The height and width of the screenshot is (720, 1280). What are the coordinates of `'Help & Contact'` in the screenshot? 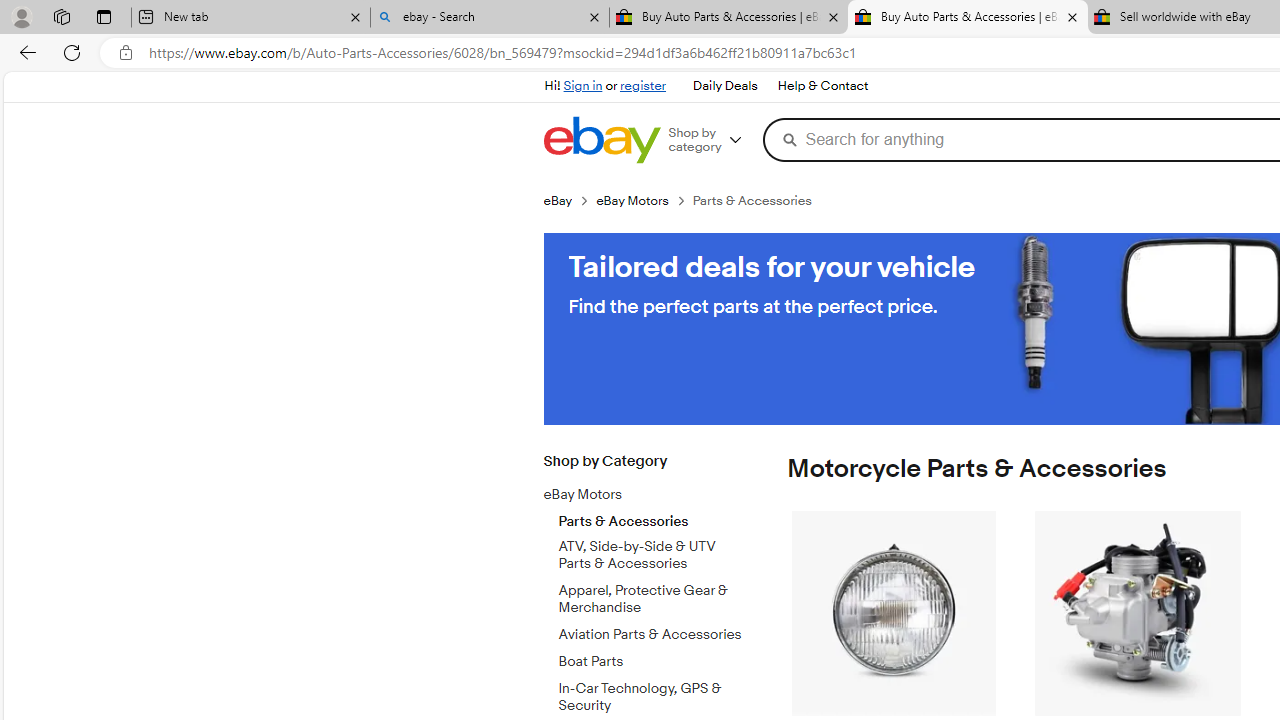 It's located at (821, 85).